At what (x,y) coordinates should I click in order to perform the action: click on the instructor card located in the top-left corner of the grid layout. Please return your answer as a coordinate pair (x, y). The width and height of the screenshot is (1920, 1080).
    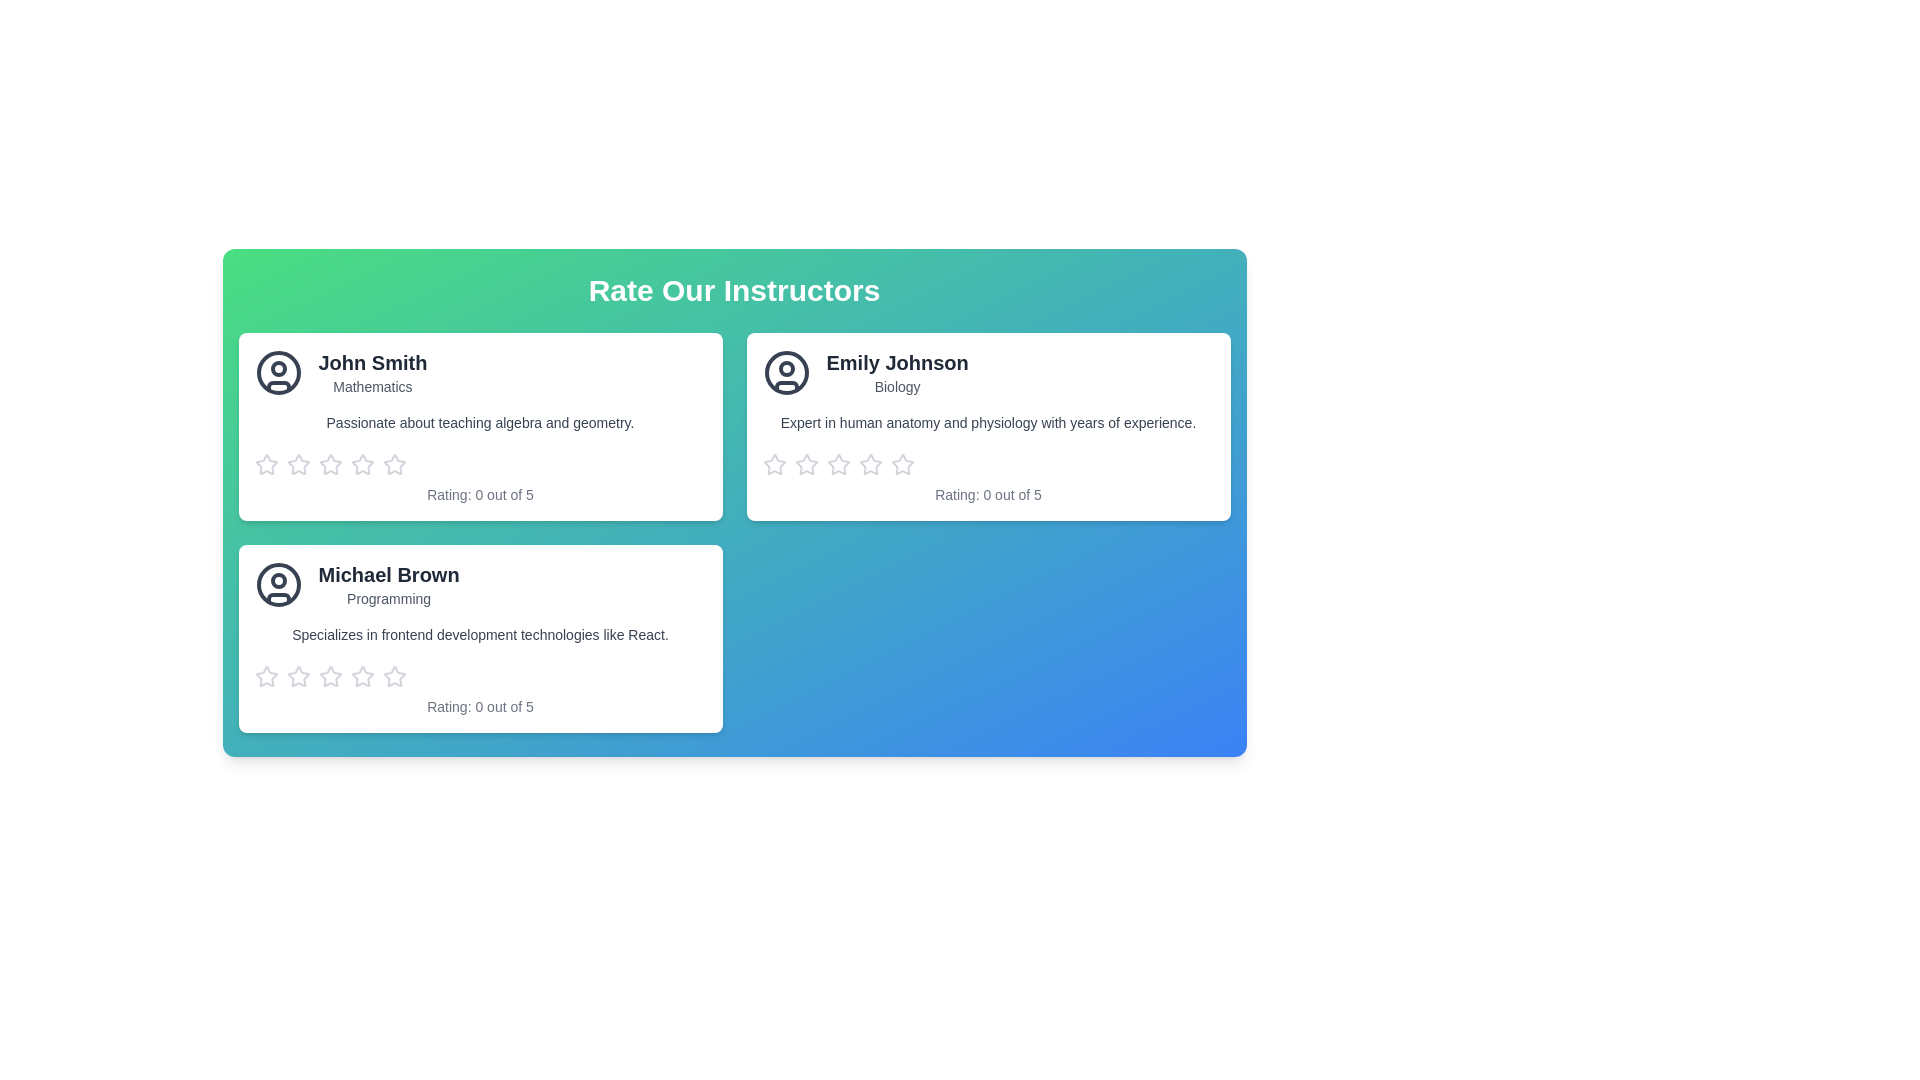
    Looking at the image, I should click on (480, 426).